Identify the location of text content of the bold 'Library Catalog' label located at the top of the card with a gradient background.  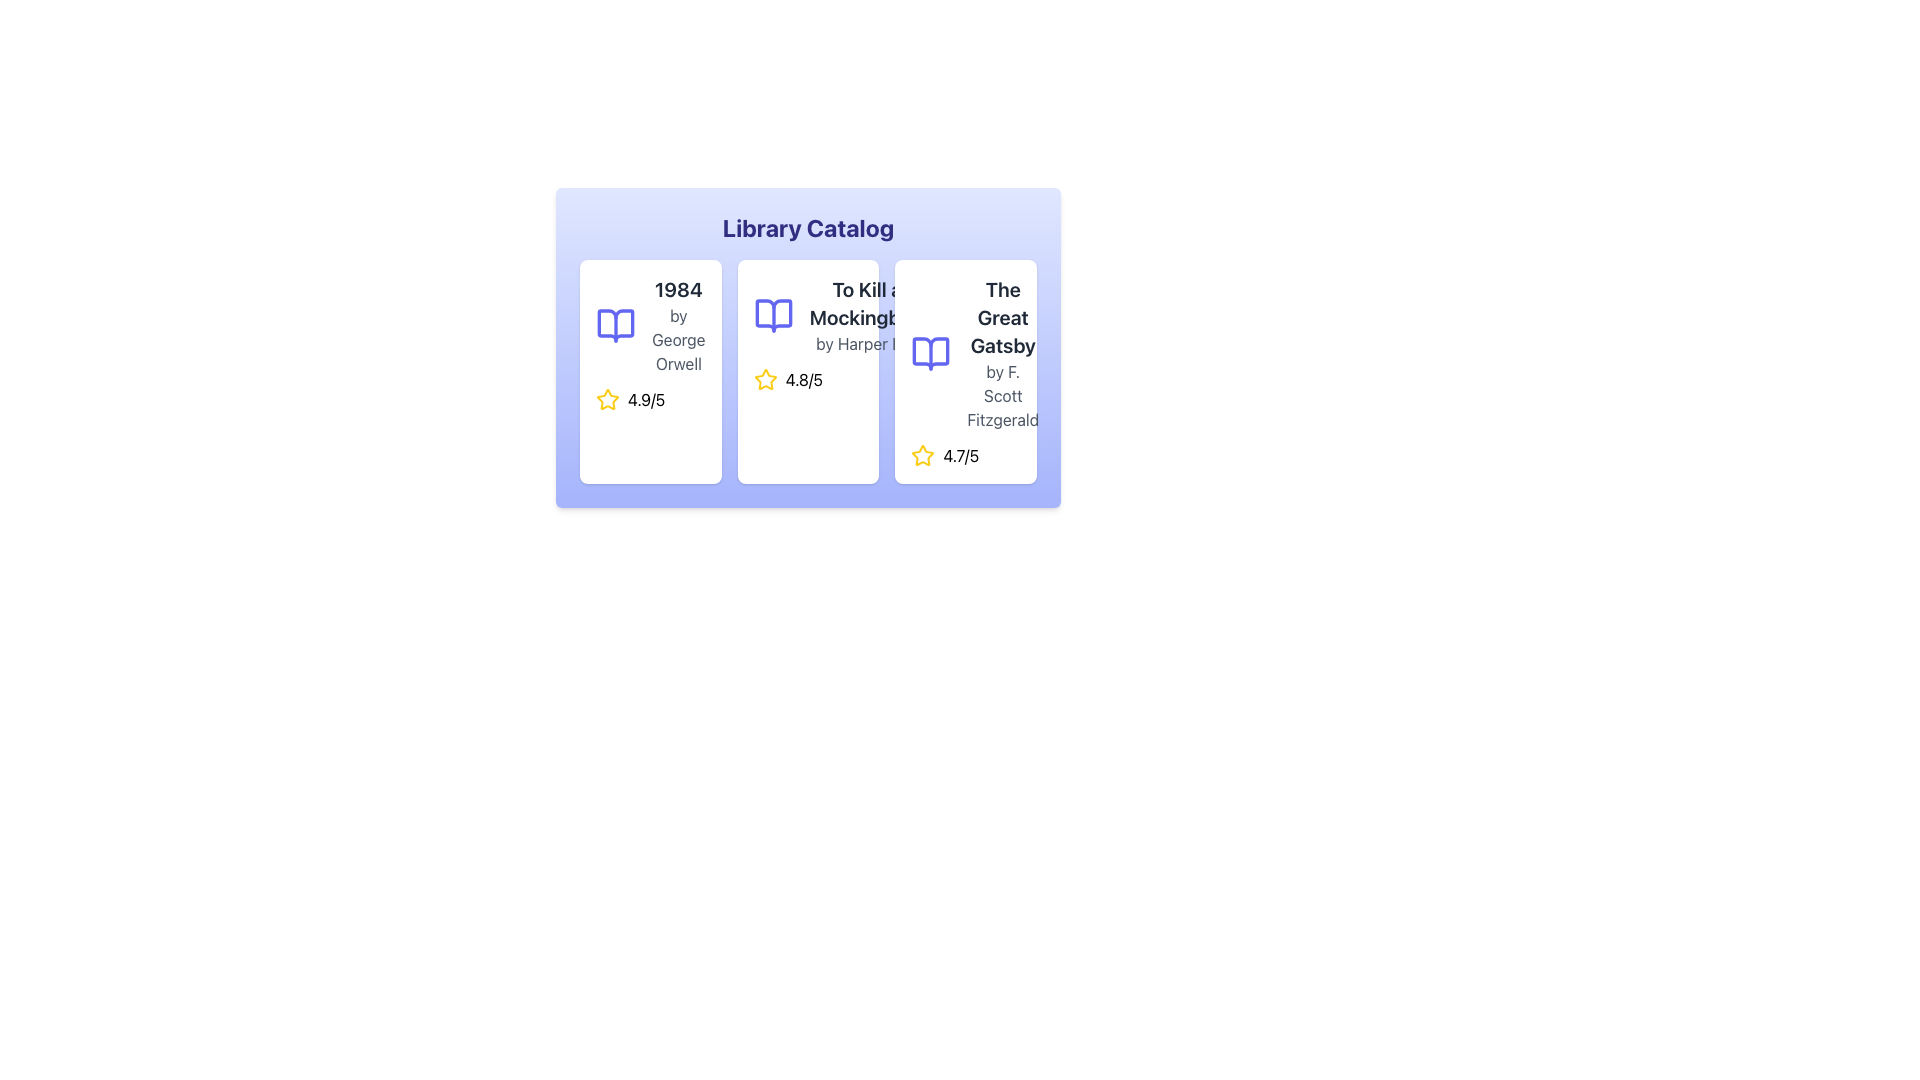
(808, 226).